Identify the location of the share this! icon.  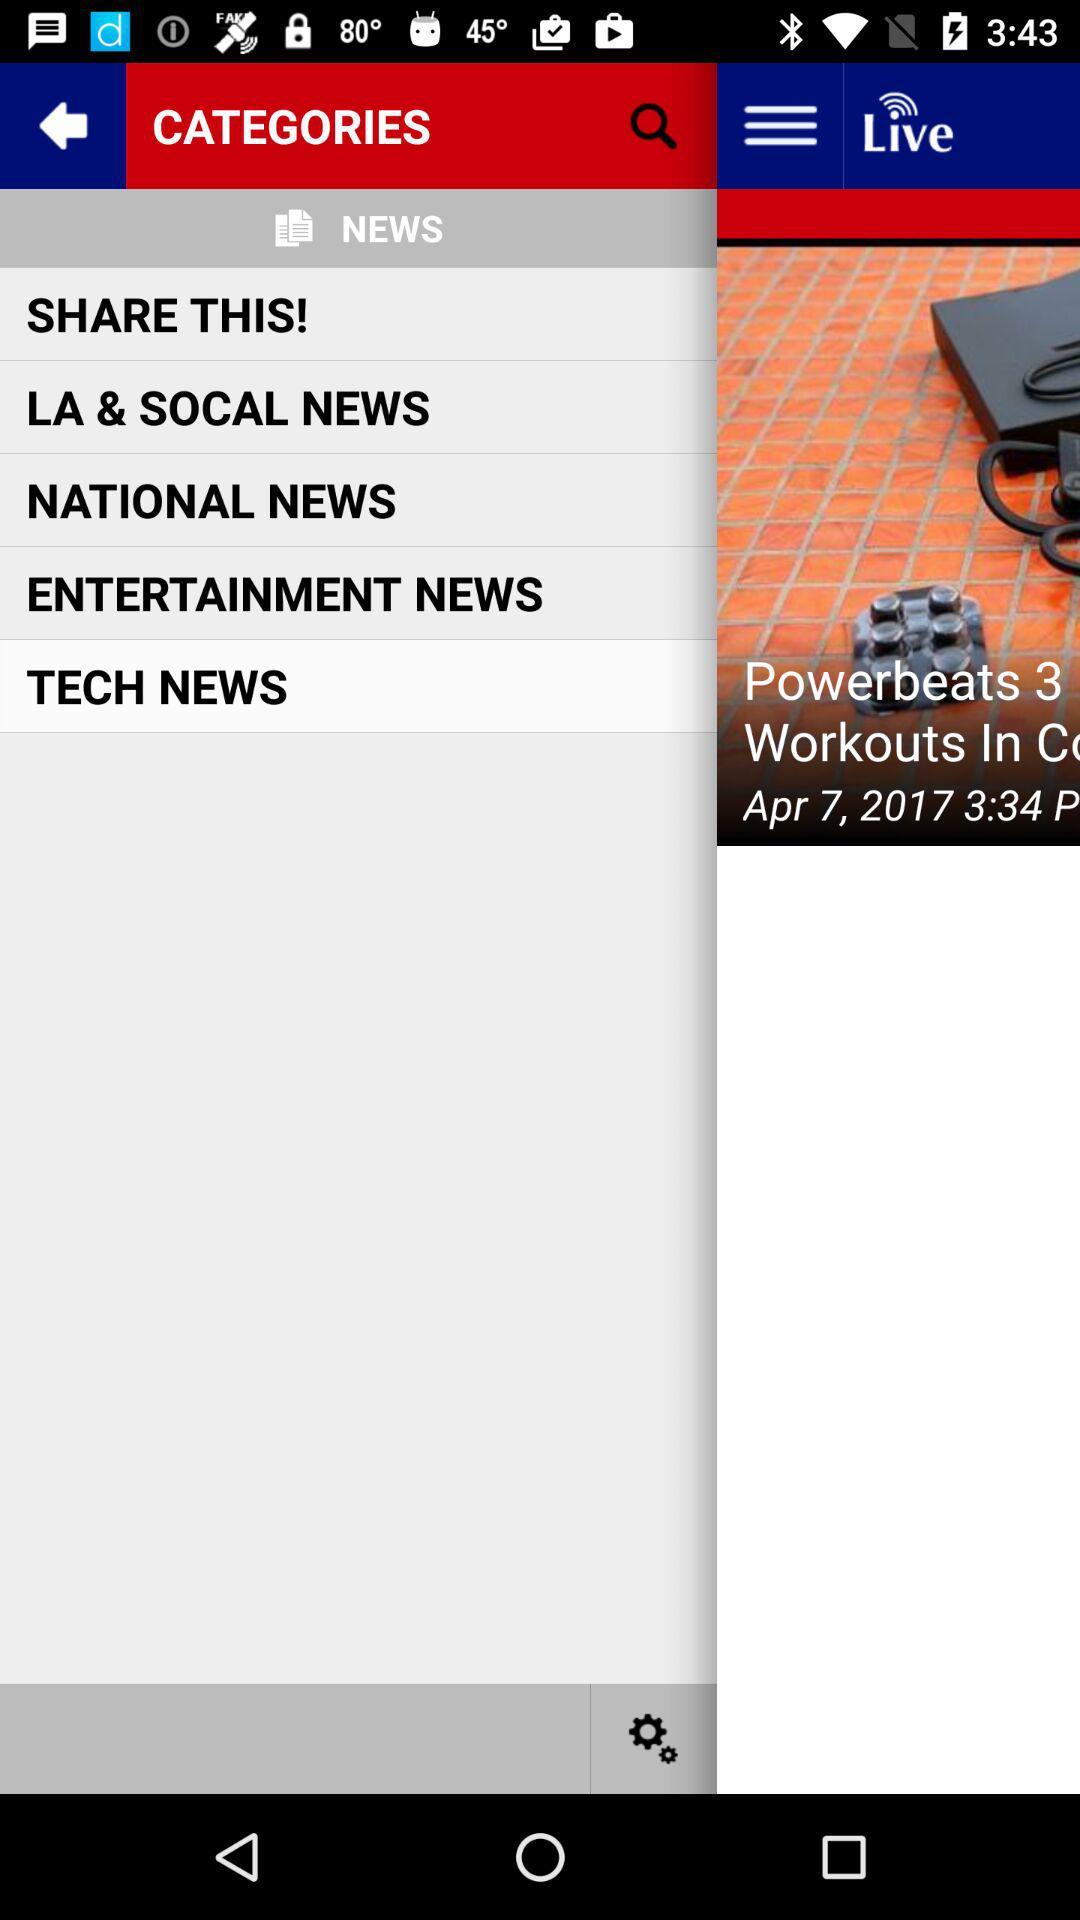
(166, 312).